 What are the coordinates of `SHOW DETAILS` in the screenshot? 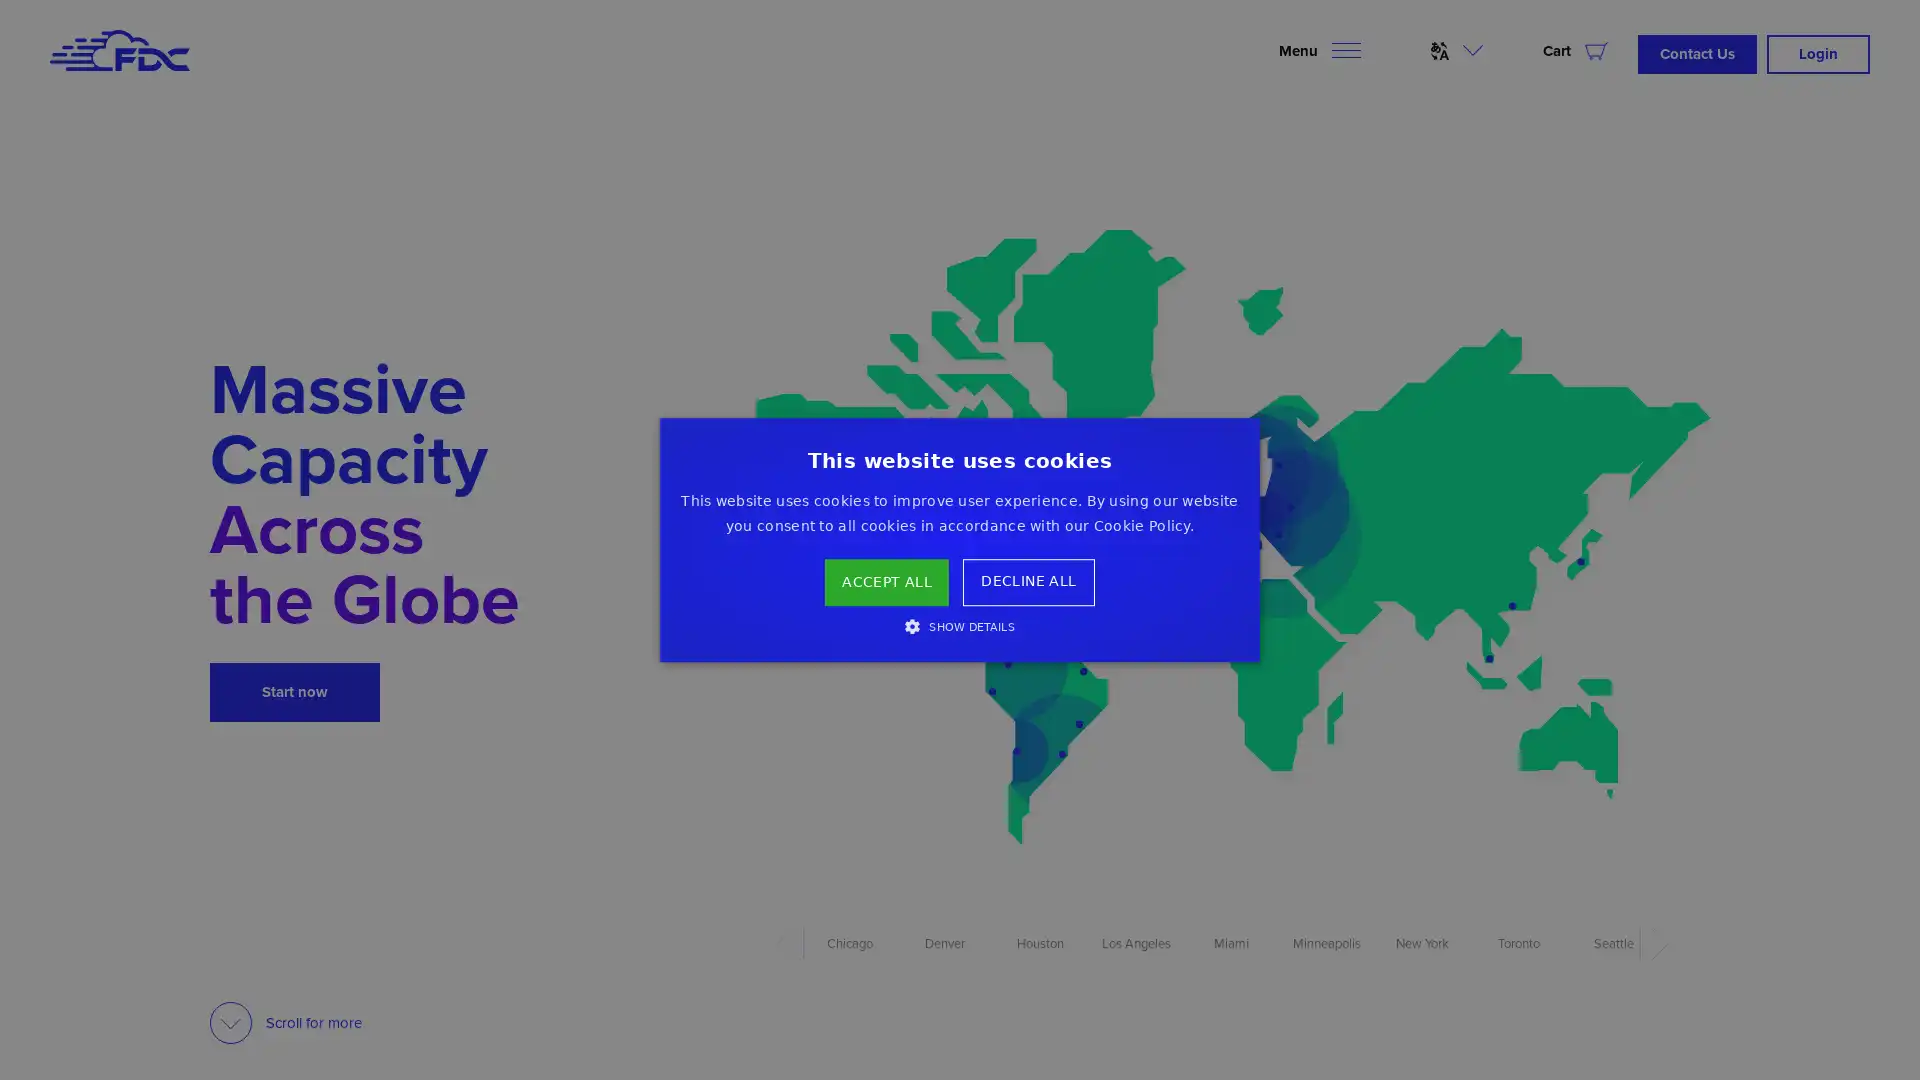 It's located at (958, 624).